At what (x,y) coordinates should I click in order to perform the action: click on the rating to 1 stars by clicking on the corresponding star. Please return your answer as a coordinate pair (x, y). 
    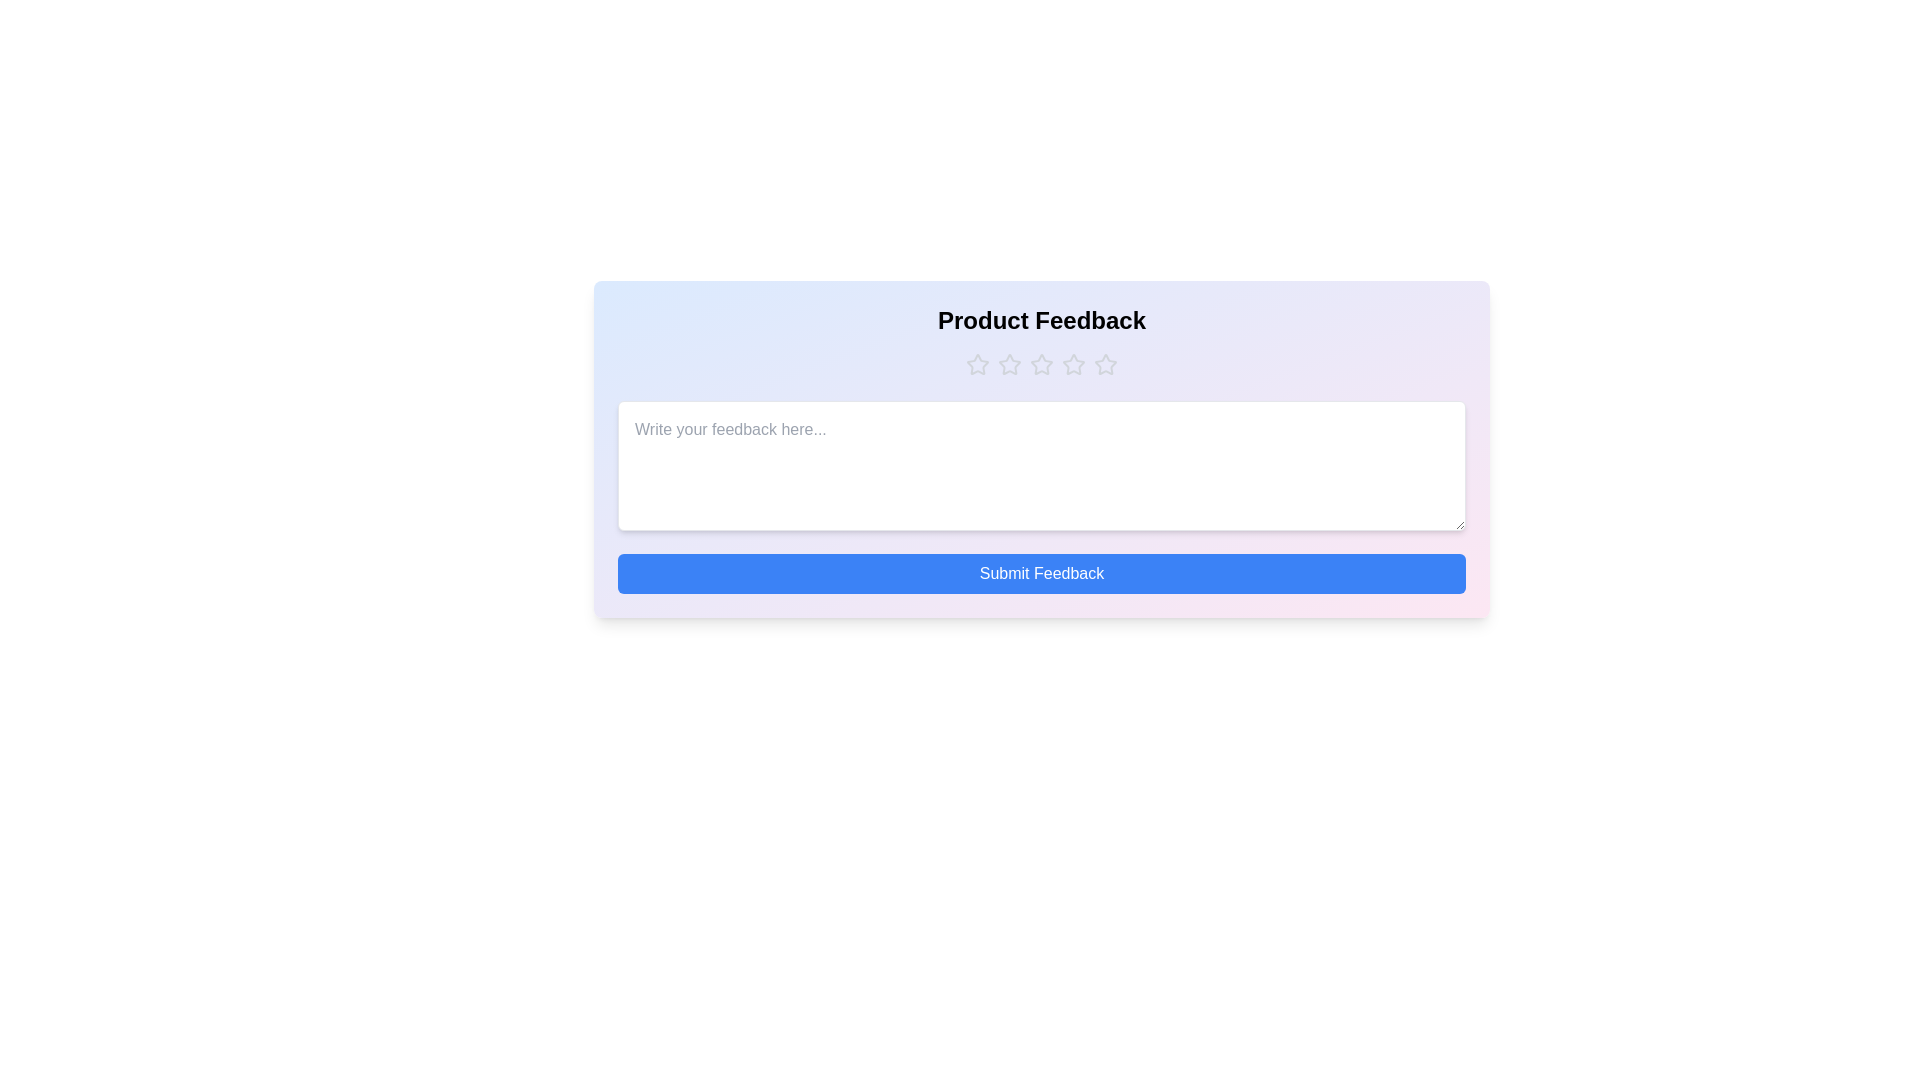
    Looking at the image, I should click on (978, 365).